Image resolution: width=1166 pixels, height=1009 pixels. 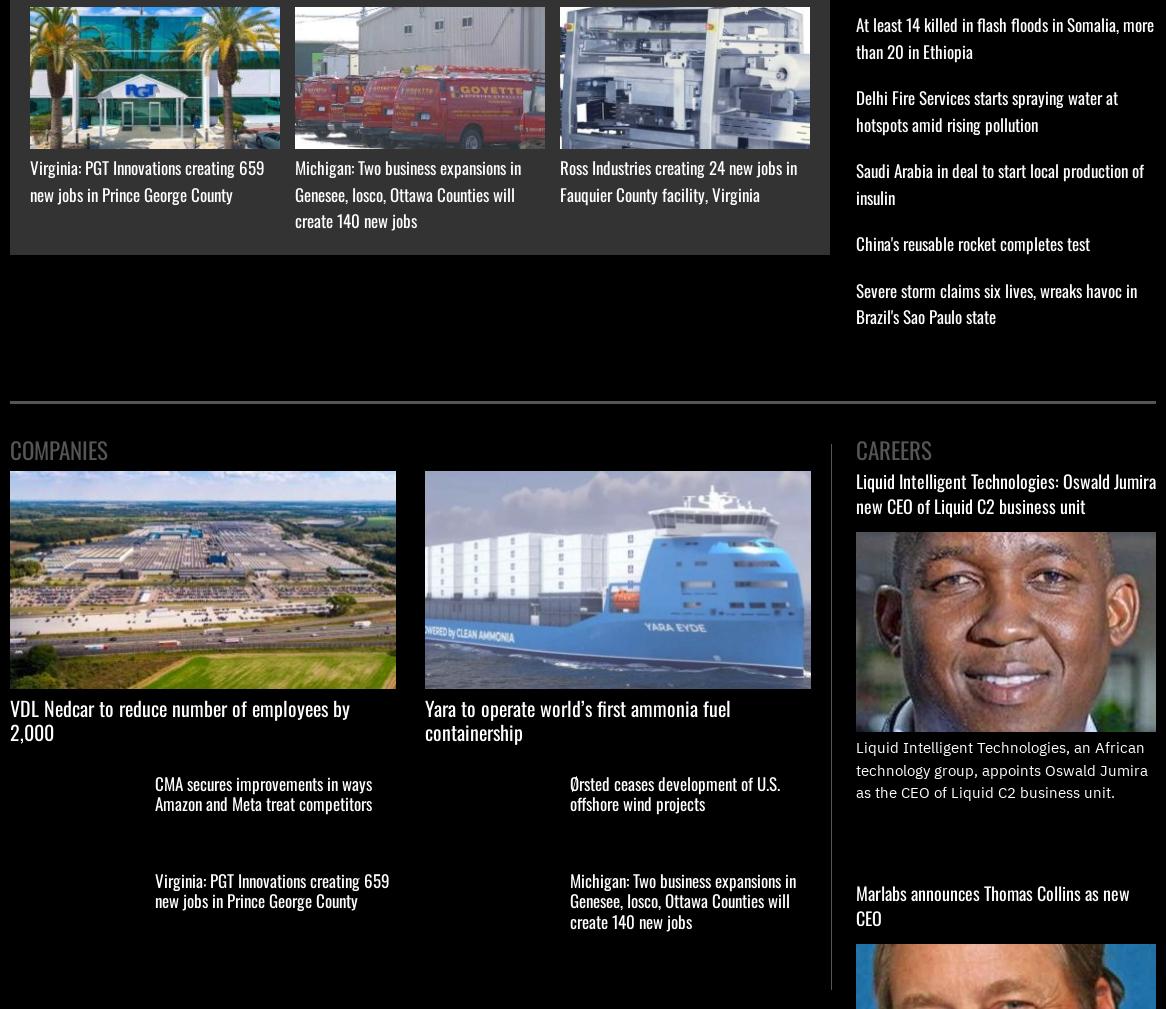 I want to click on 'Liquid Intelligent Technologies: Oswald Jumira new CEO of Liquid C2 business unit', so click(x=1005, y=491).